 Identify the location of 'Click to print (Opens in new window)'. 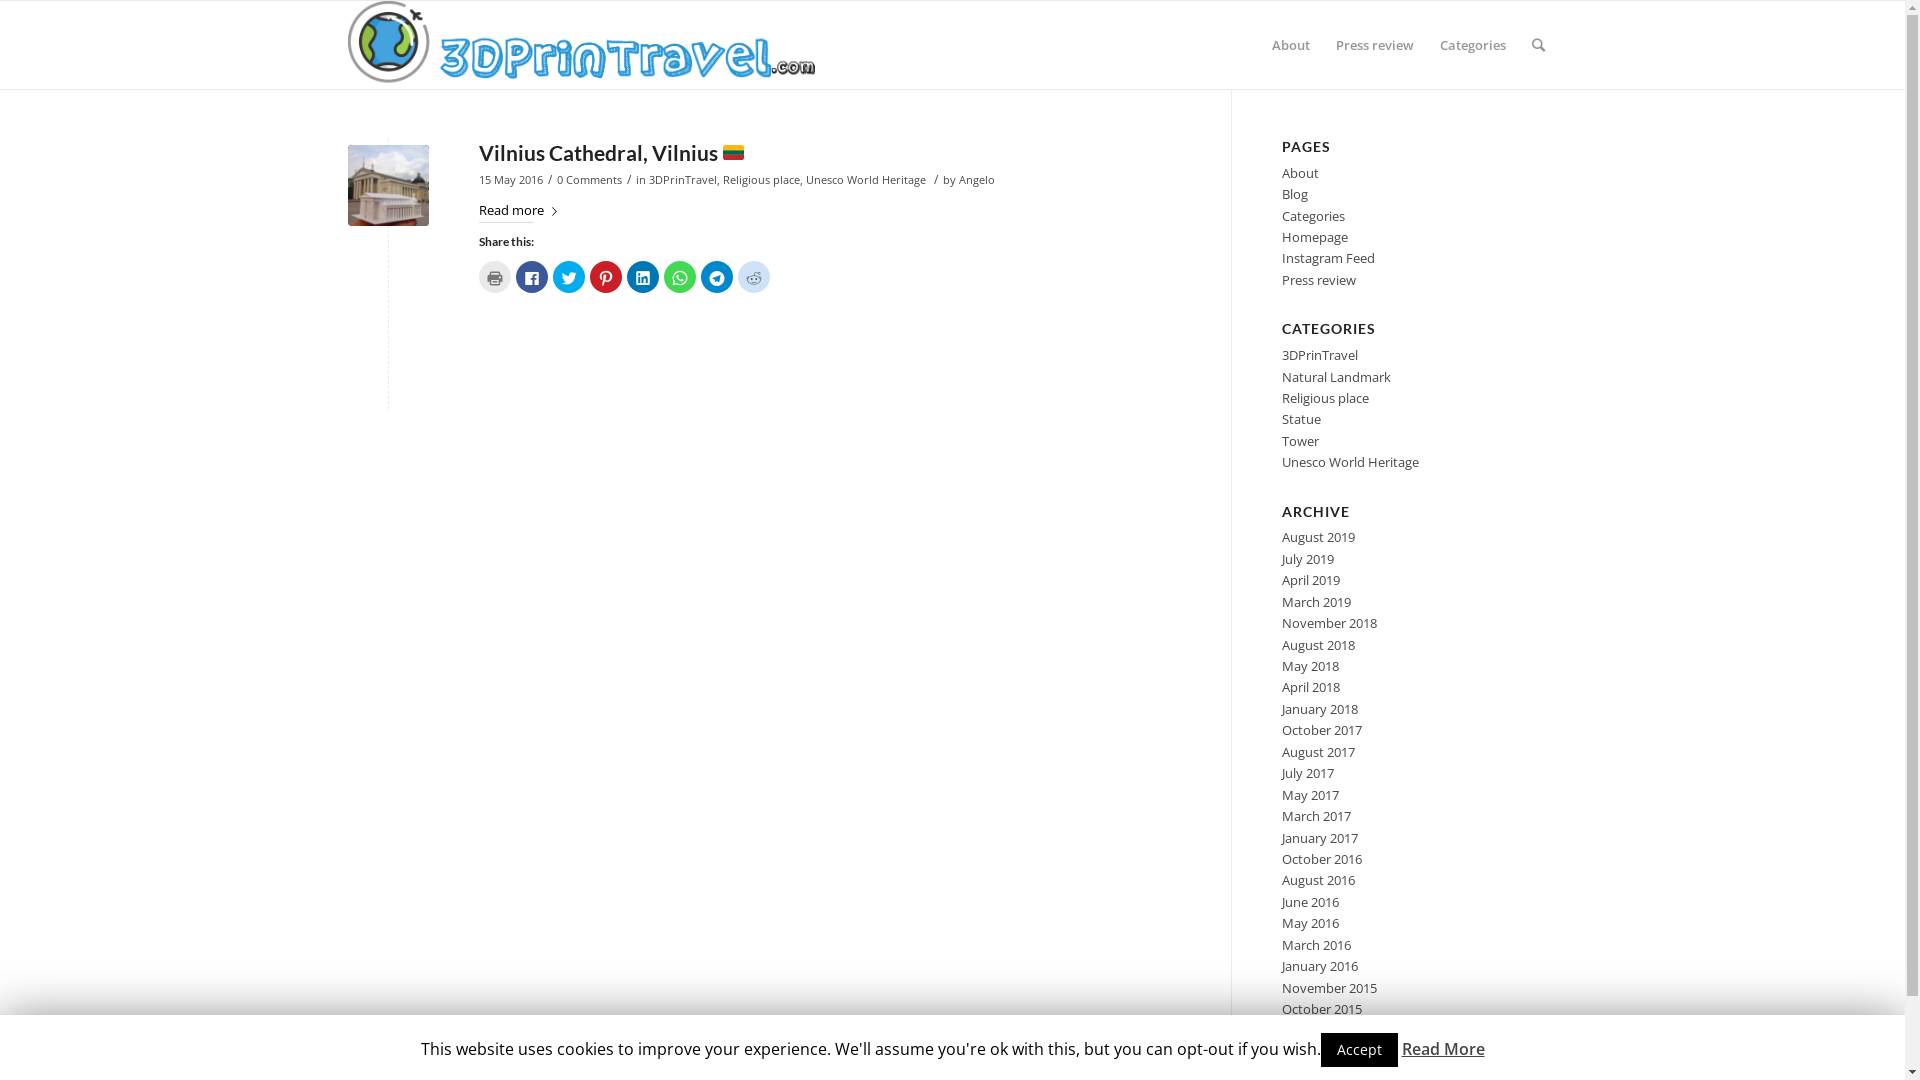
(477, 277).